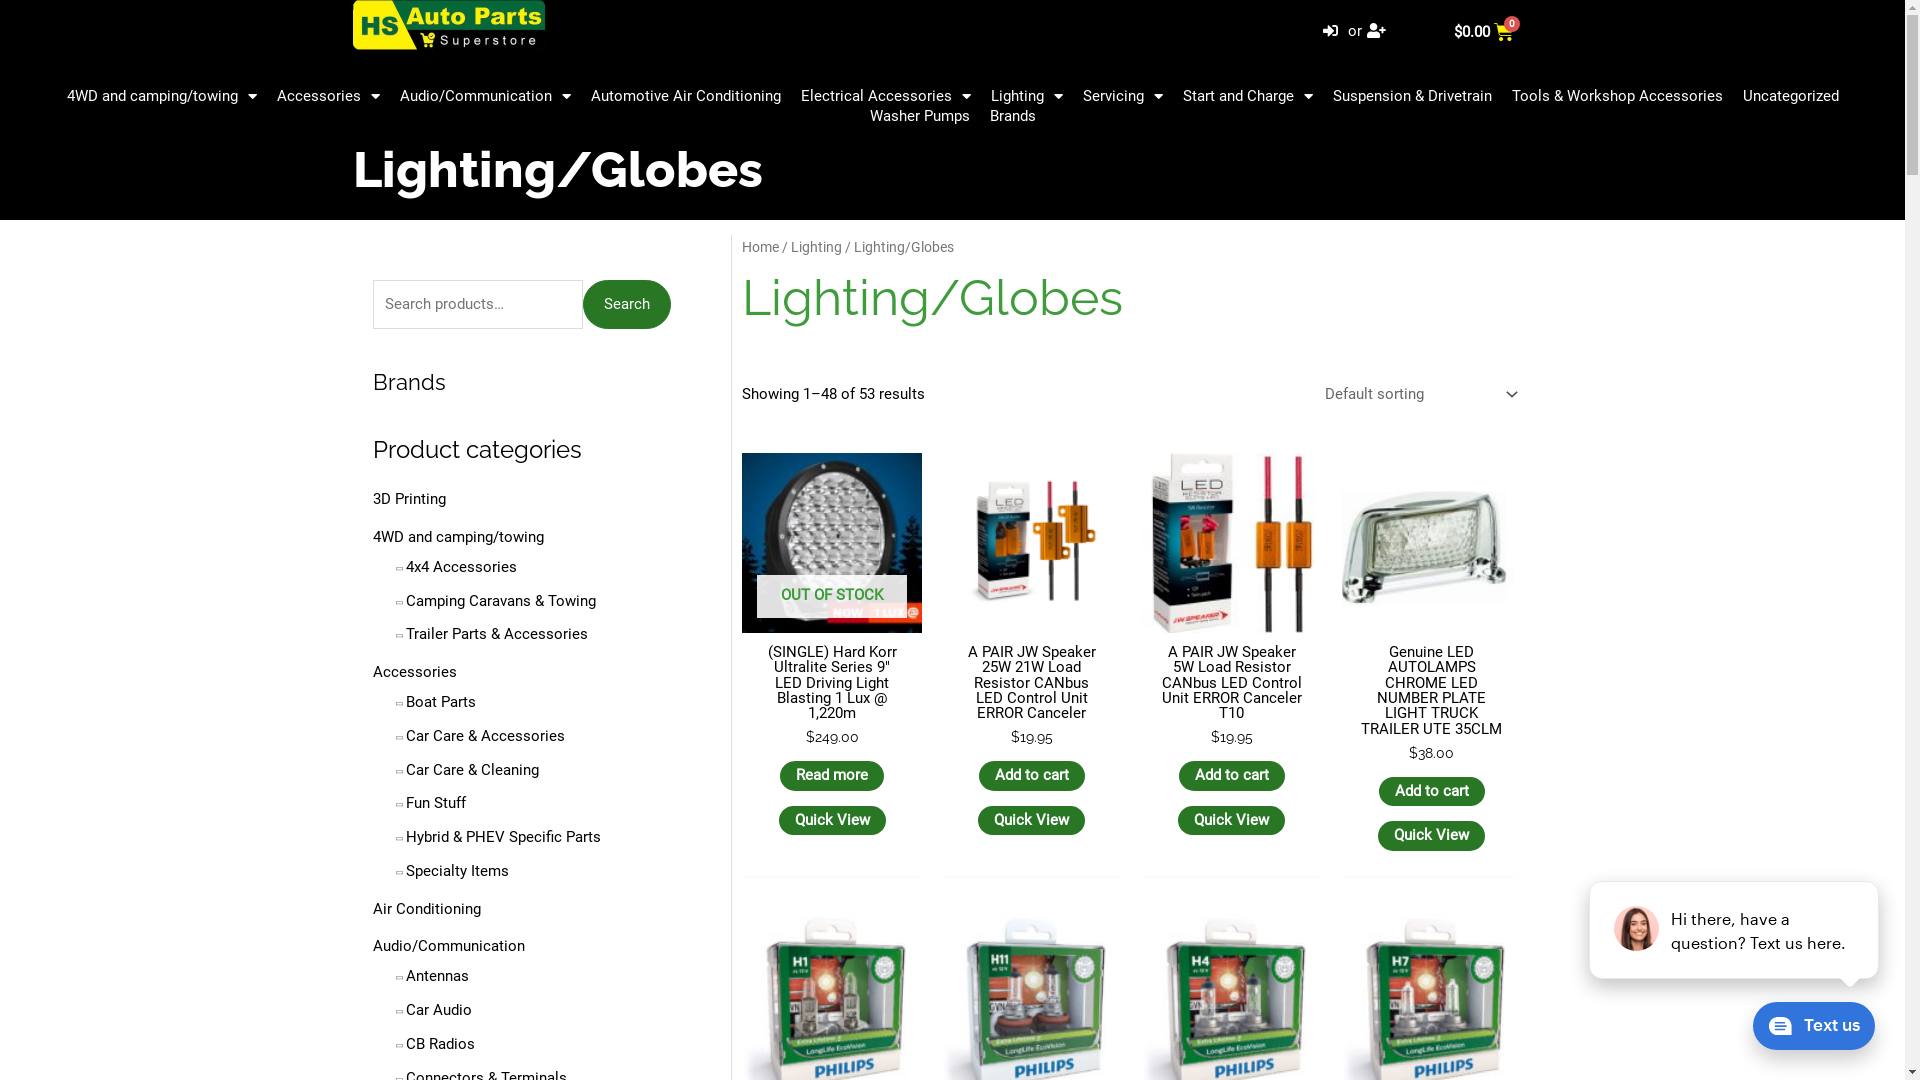 Image resolution: width=1920 pixels, height=1080 pixels. I want to click on 'Brands', so click(407, 381).